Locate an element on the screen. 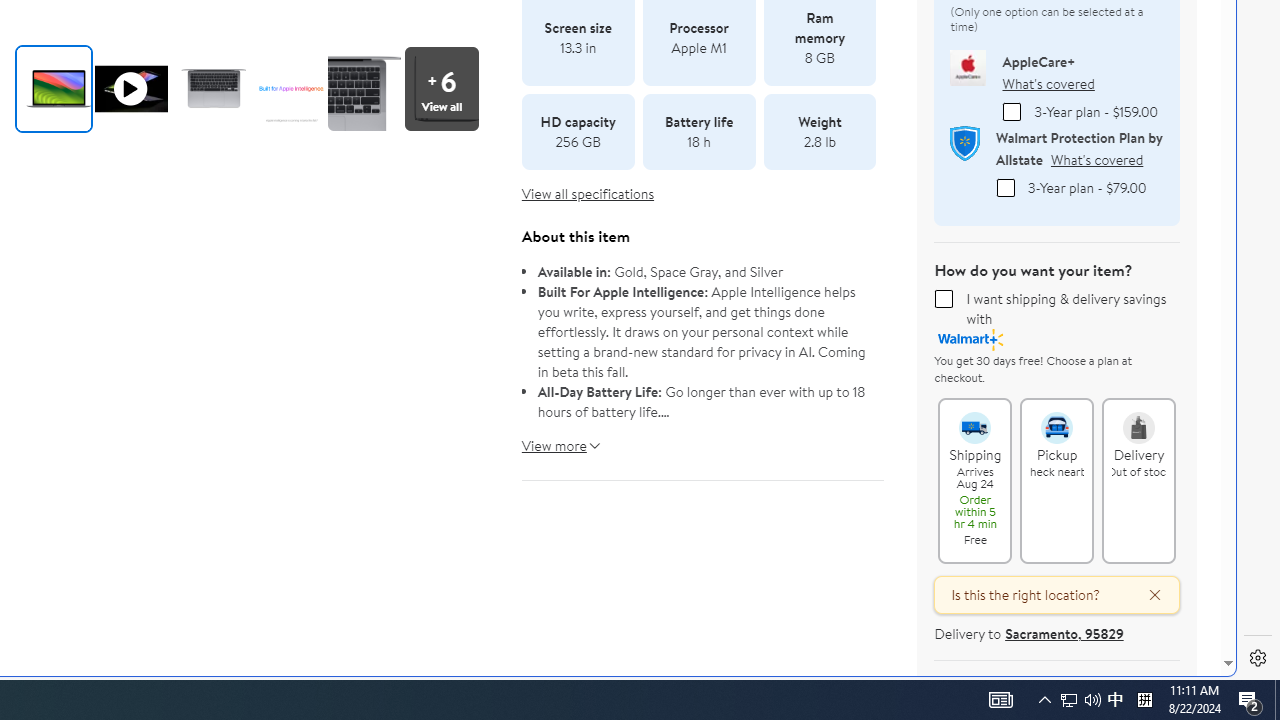 The image size is (1280, 720). 'View more, item details' is located at coordinates (554, 437).